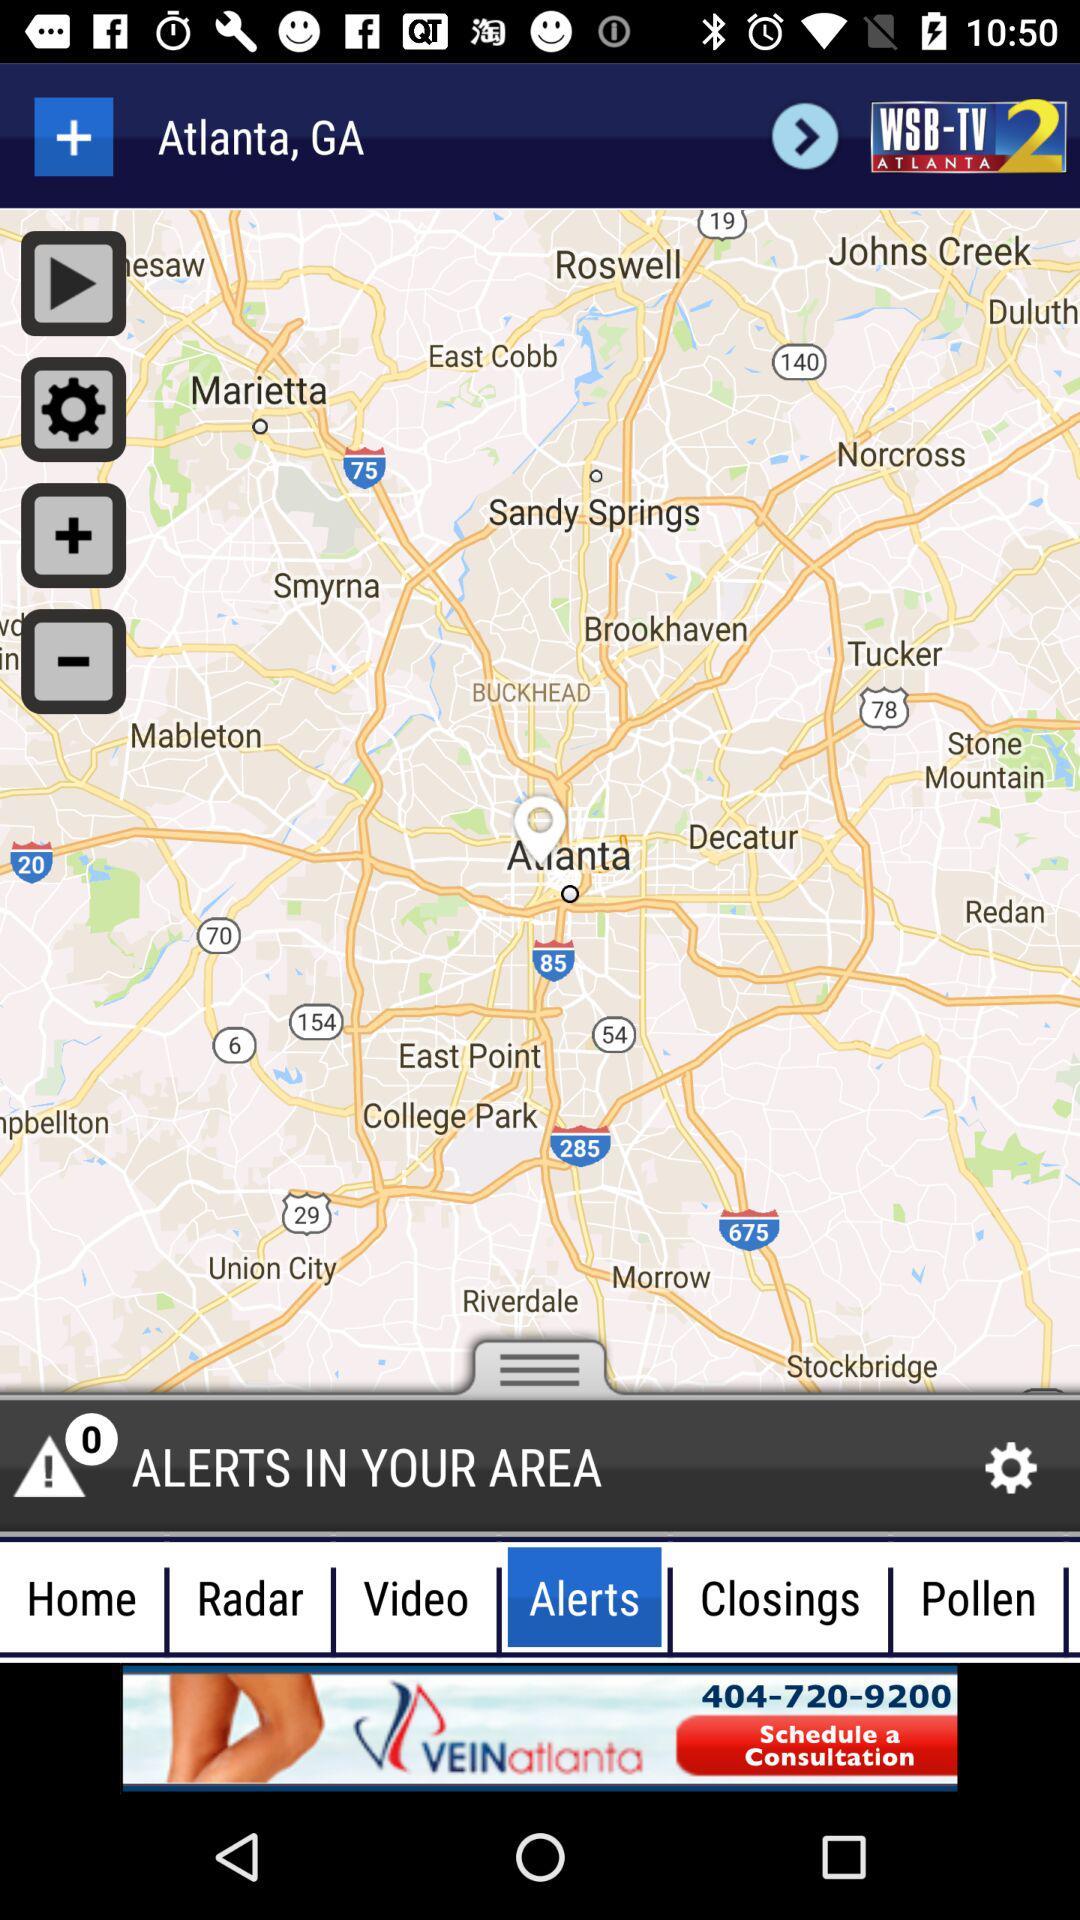  I want to click on button, so click(72, 661).